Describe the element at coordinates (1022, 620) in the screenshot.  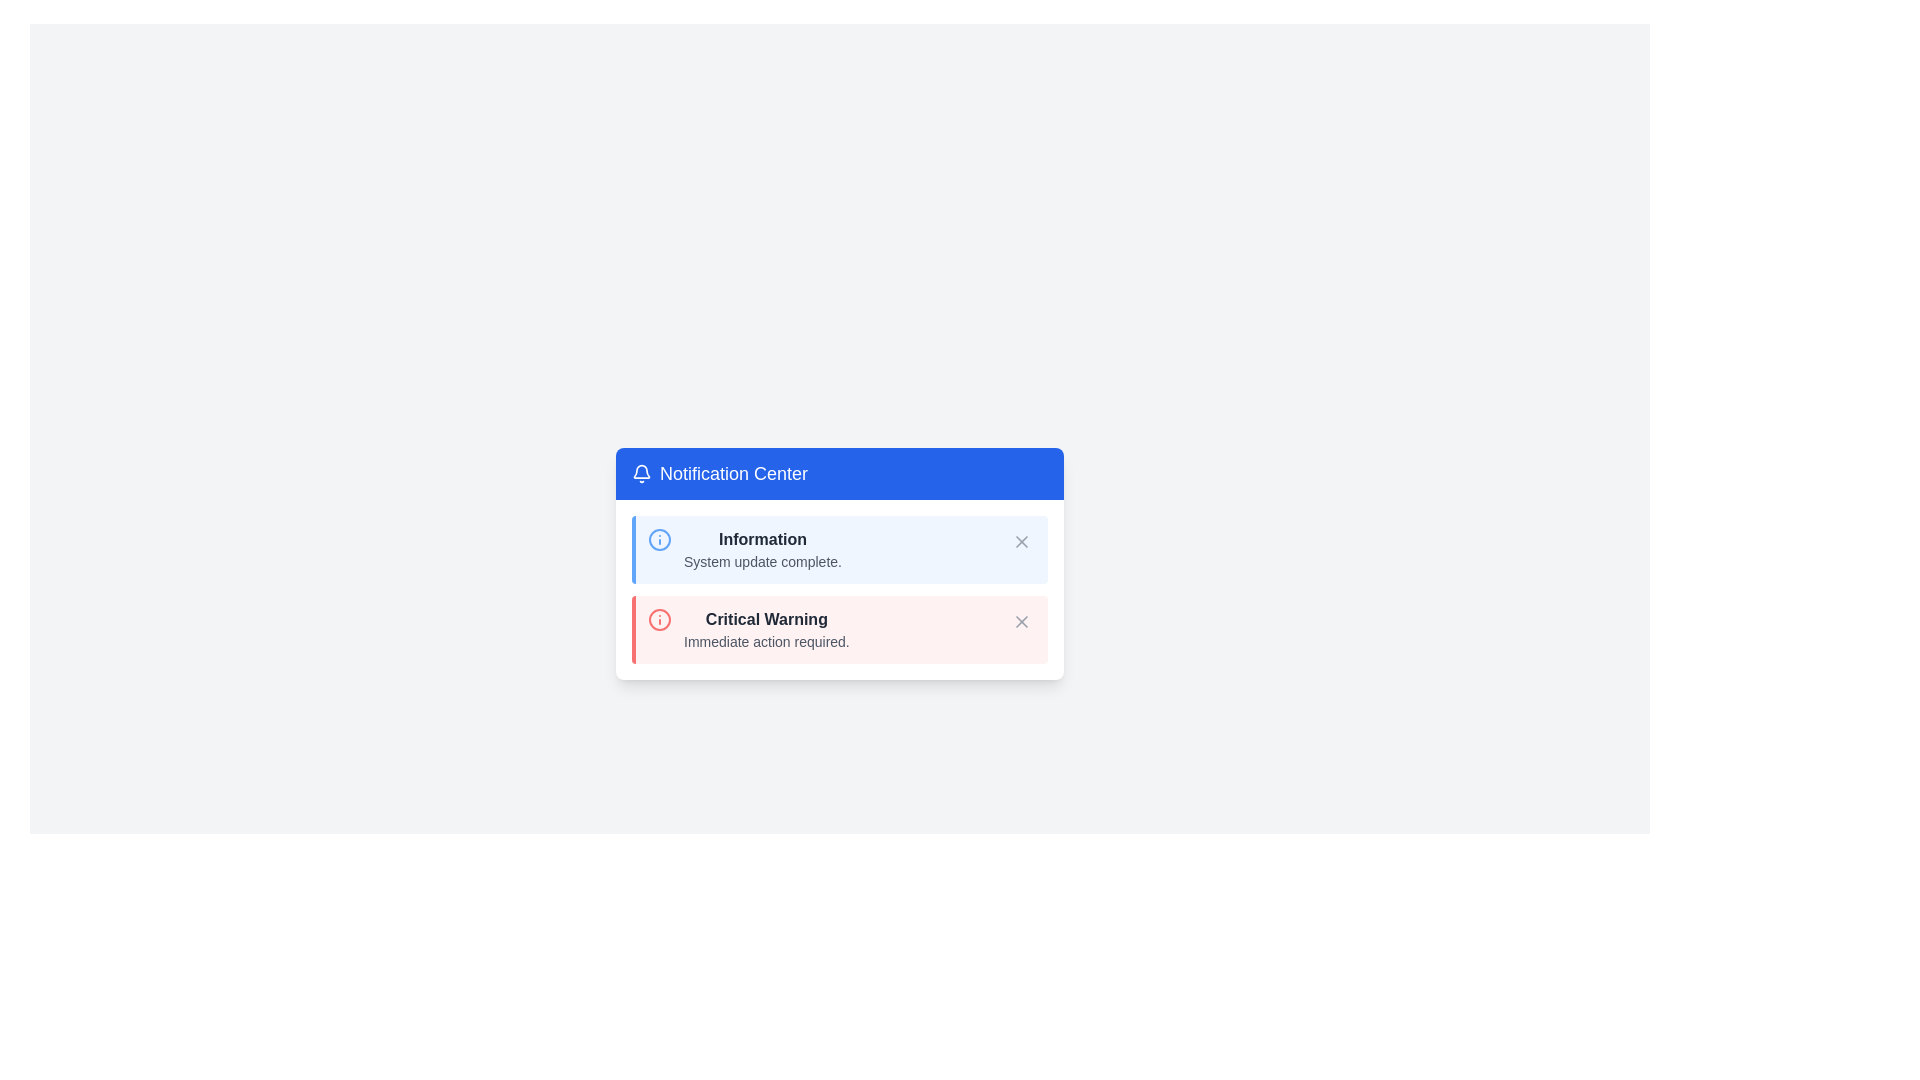
I see `the close button (an 'X' icon) located at the extreme right of the second notification card with a red background labeled 'Critical Warning: Immediate action required'` at that location.